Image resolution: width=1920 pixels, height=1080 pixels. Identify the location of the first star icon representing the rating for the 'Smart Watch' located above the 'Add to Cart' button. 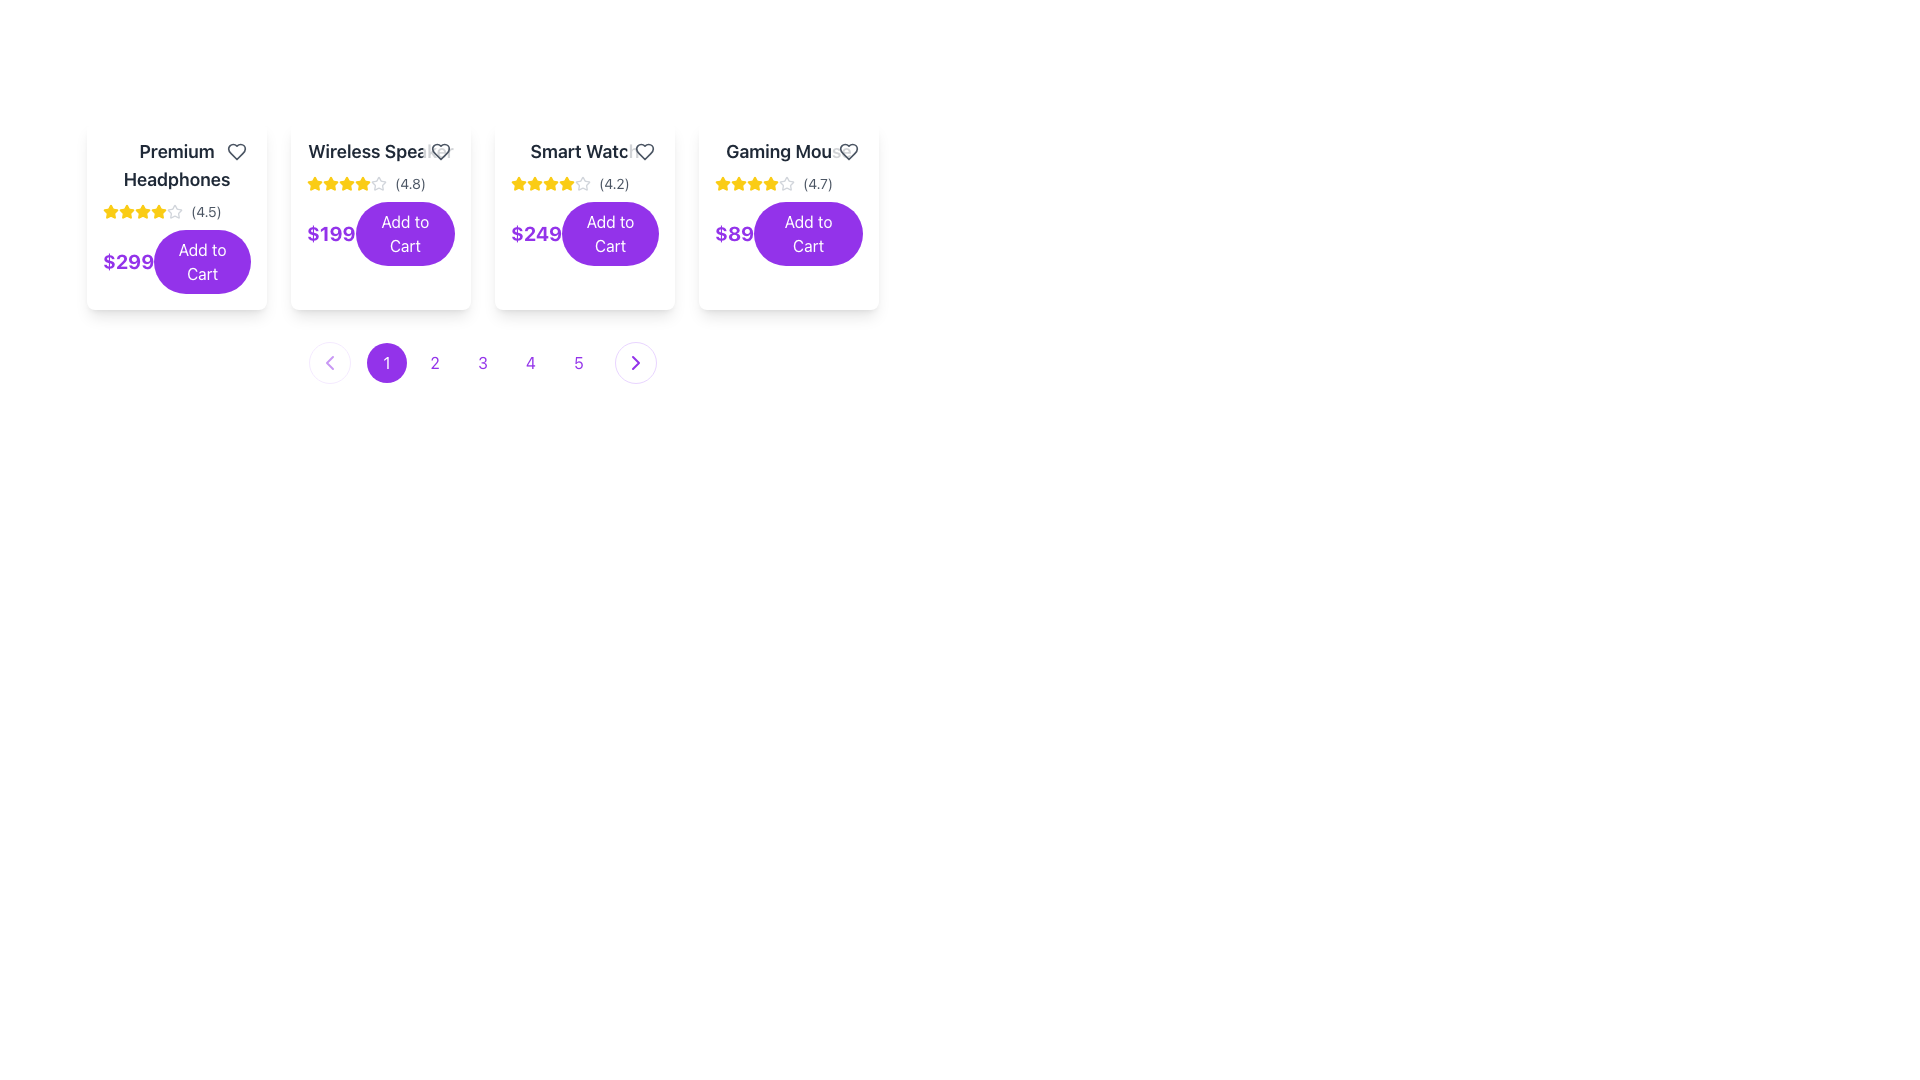
(518, 184).